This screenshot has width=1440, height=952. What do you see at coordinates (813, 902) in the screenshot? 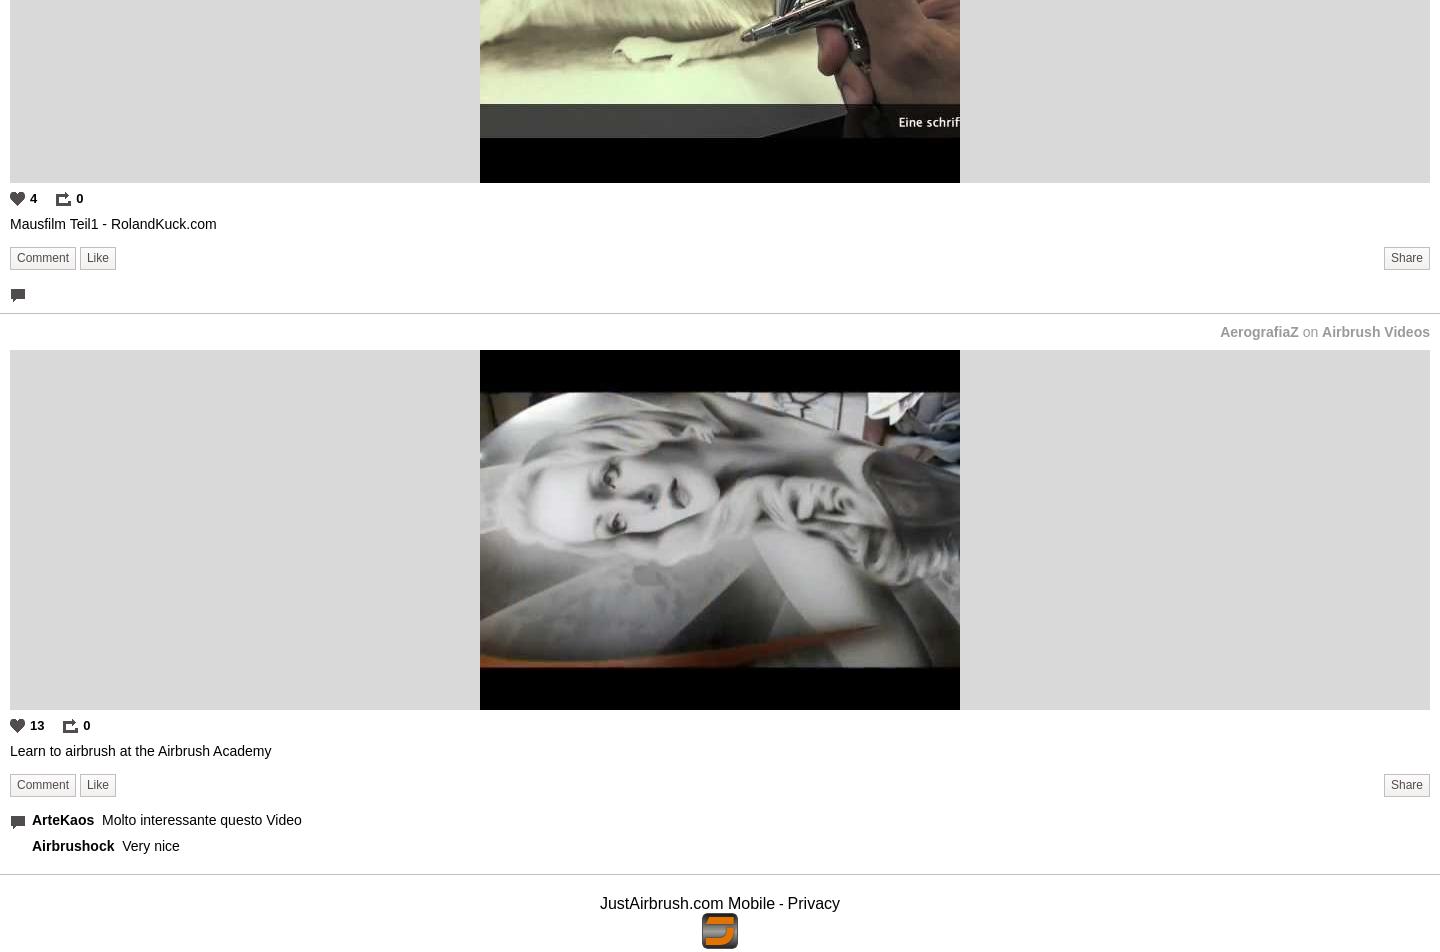
I see `'Privacy'` at bounding box center [813, 902].